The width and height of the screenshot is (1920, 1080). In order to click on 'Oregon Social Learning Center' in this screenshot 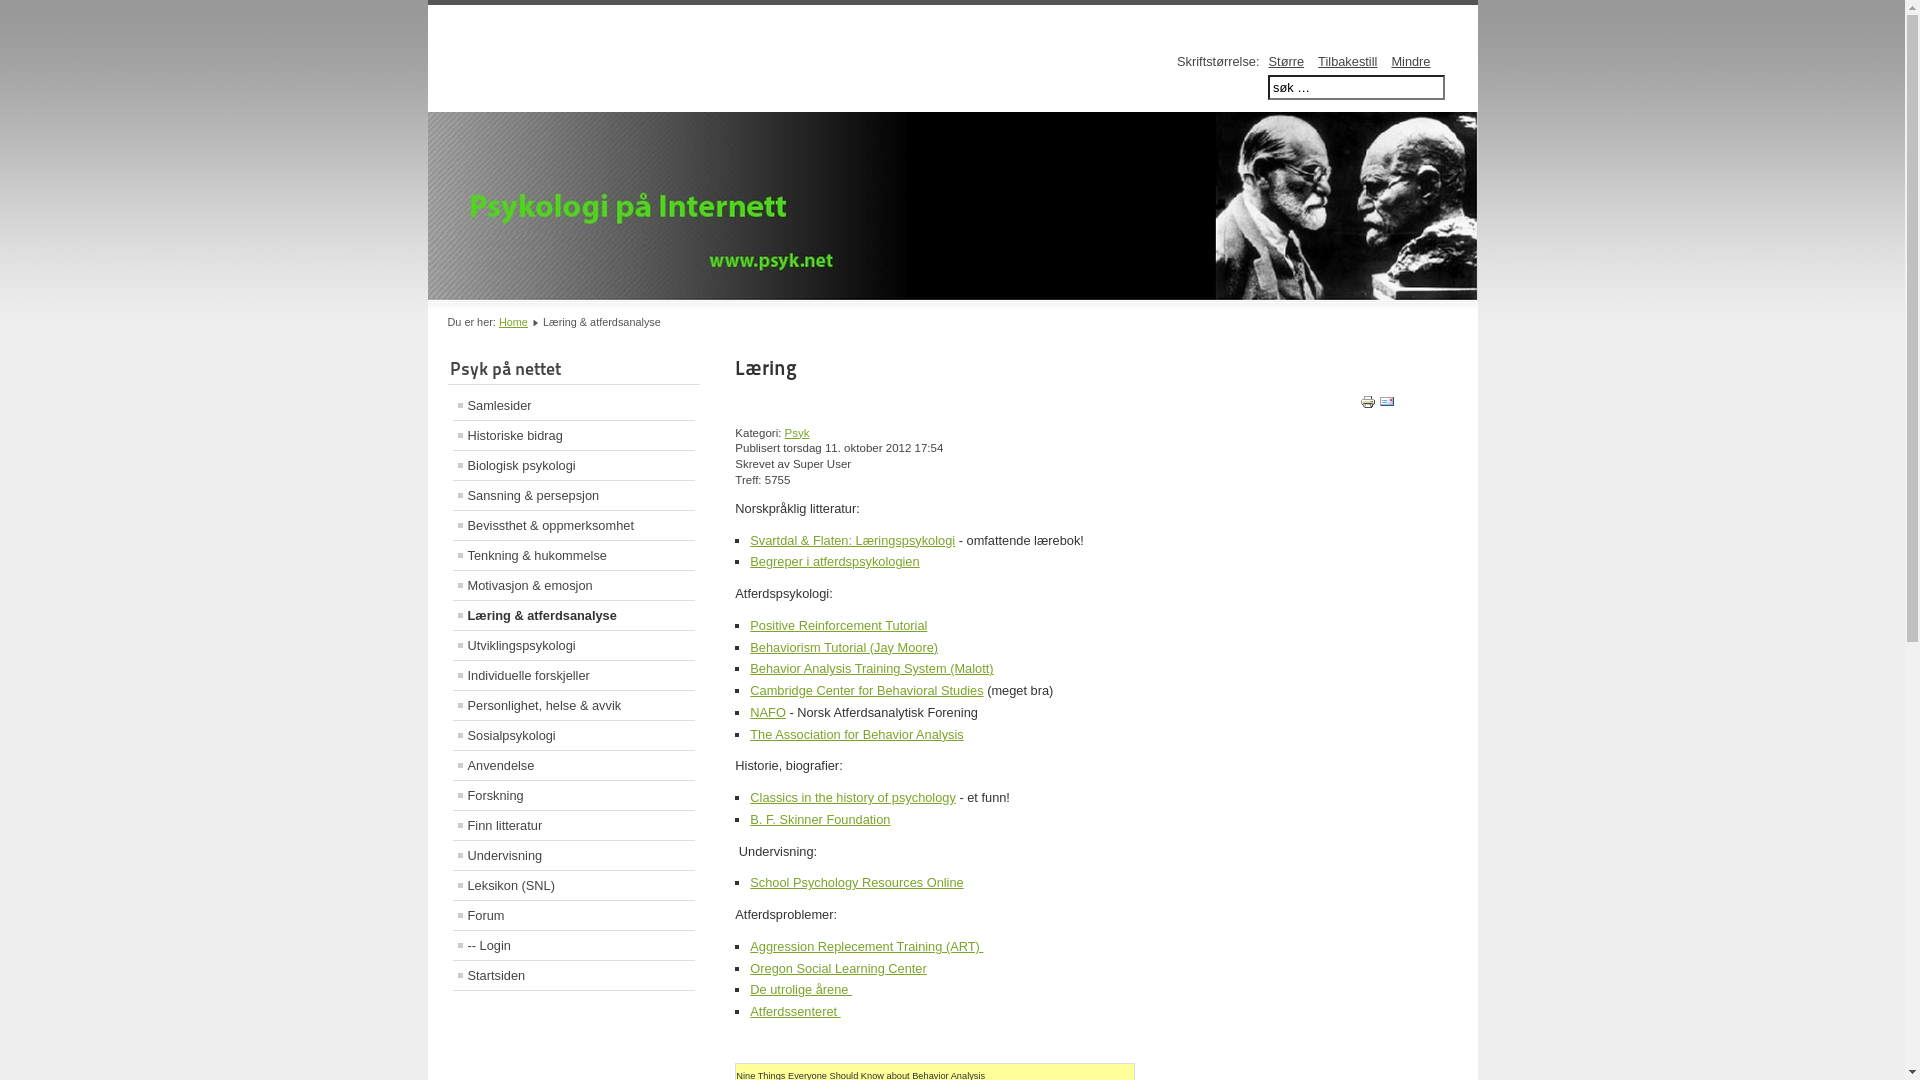, I will do `click(838, 967)`.